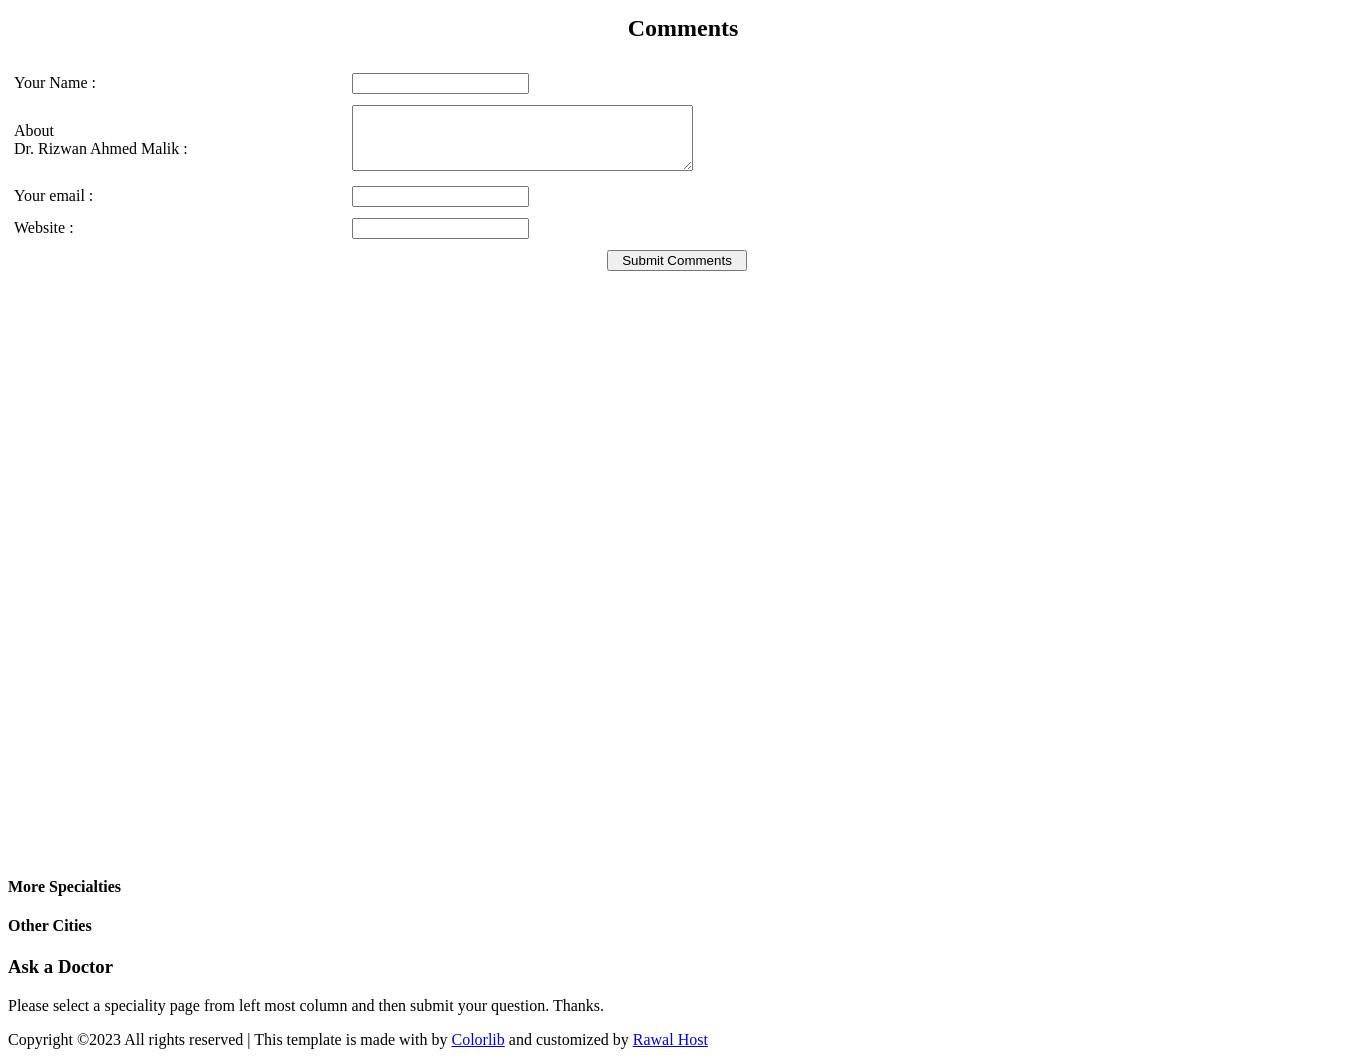 The image size is (1366, 1063). Describe the element at coordinates (439, 1038) in the screenshot. I see `'by'` at that location.